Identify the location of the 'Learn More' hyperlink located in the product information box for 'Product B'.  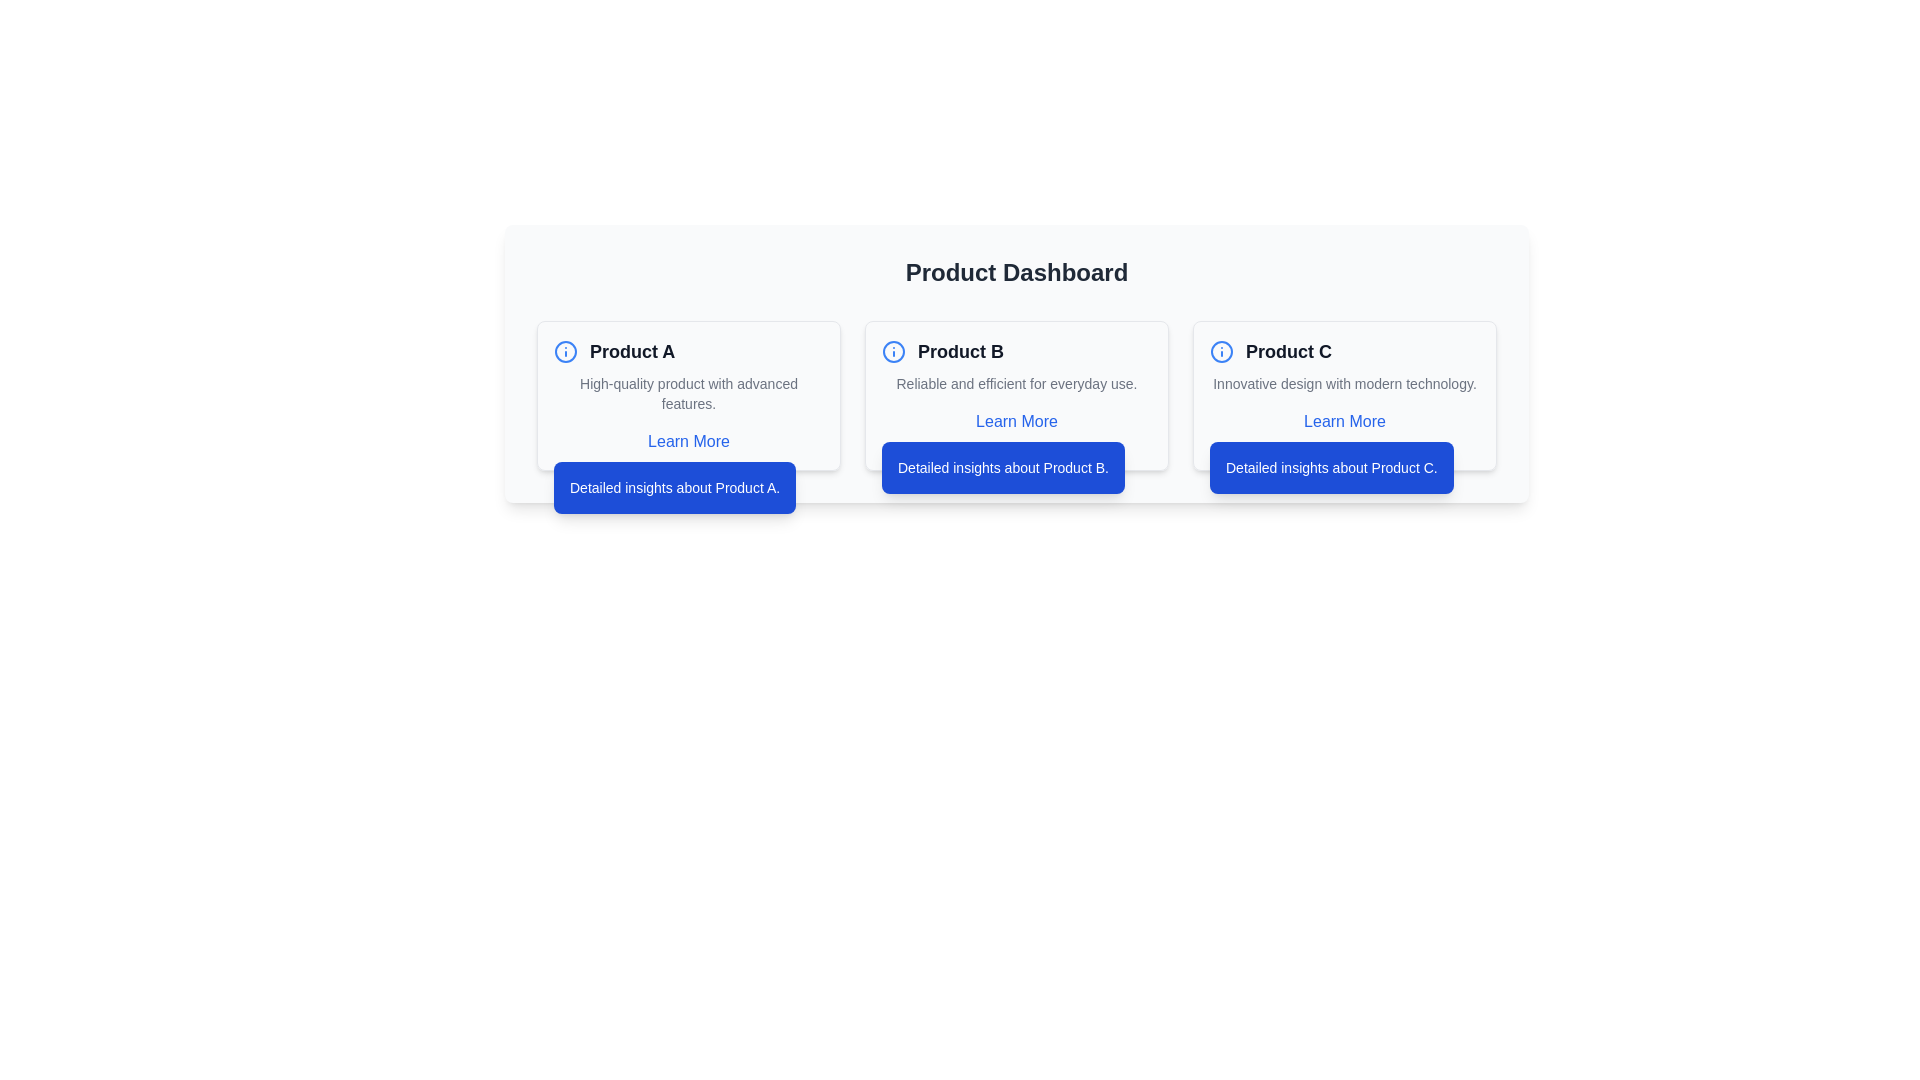
(1017, 420).